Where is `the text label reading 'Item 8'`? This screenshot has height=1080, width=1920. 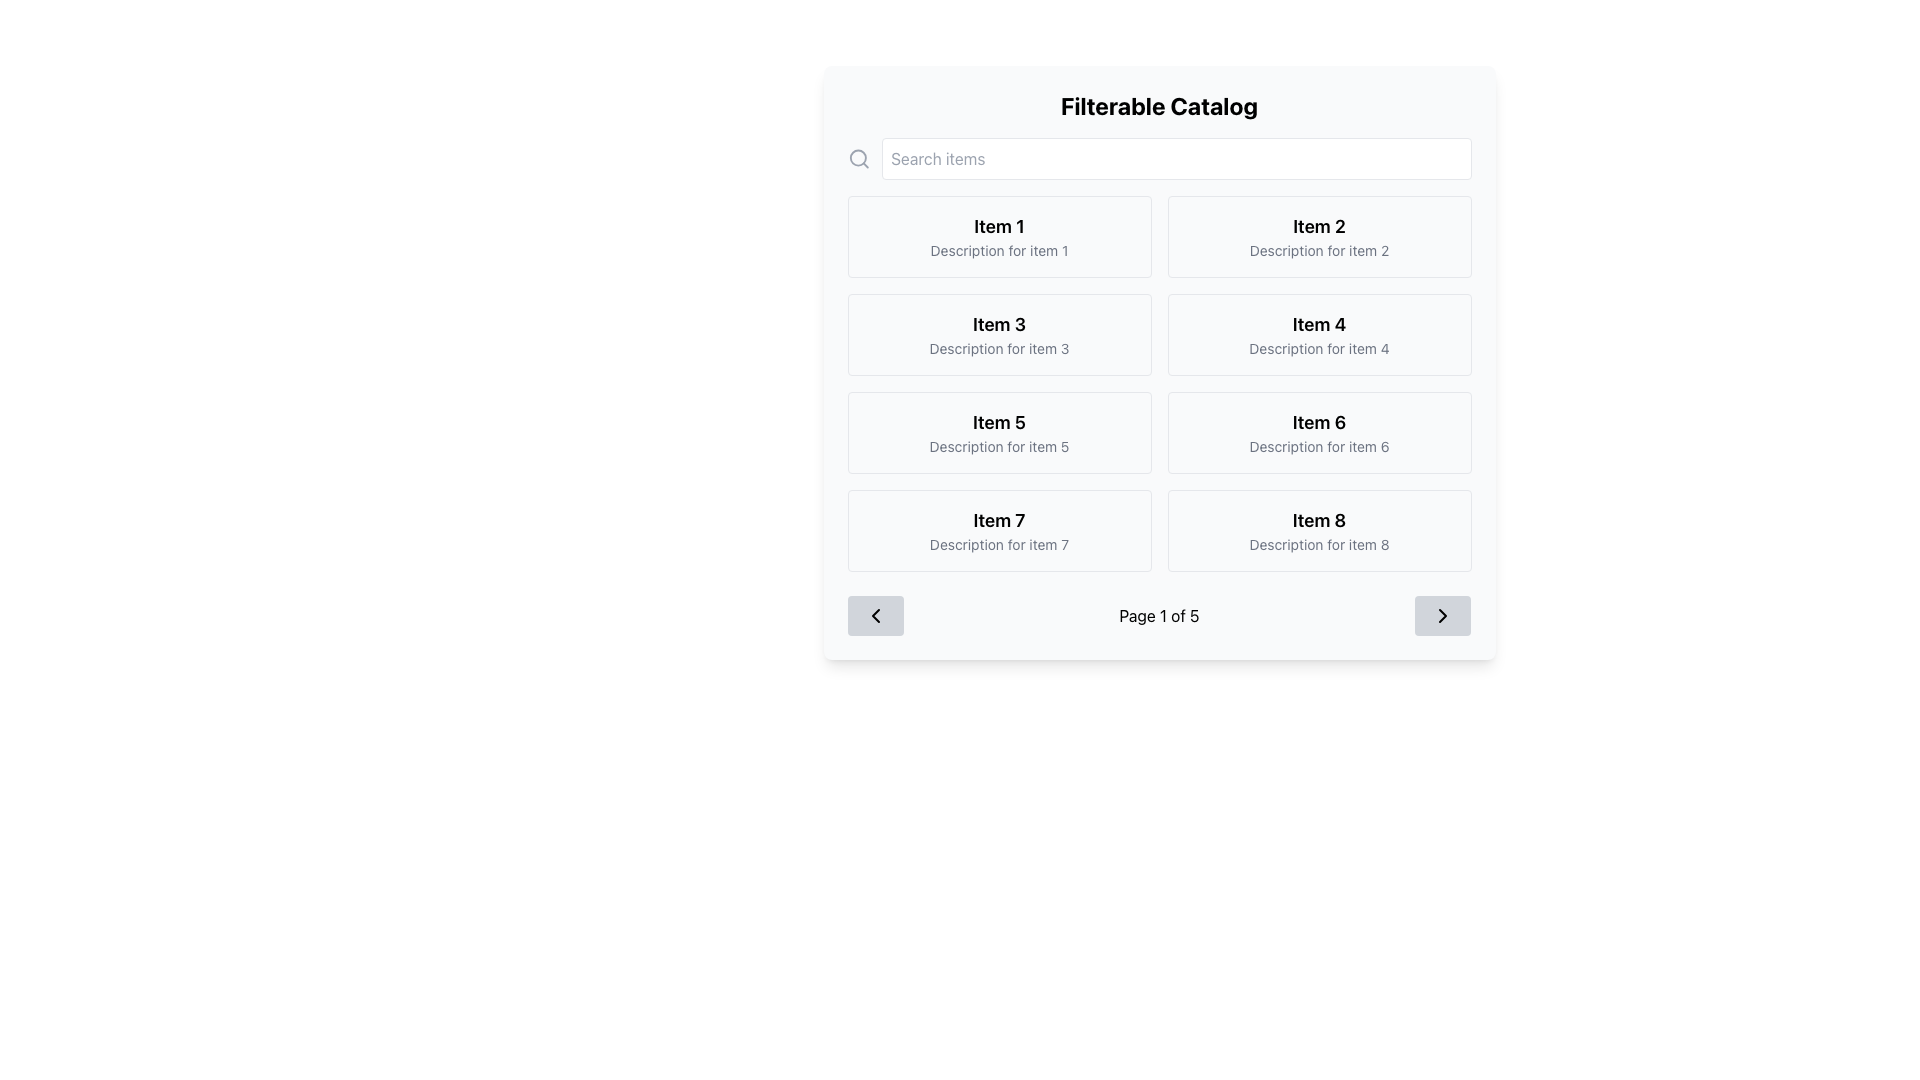
the text label reading 'Item 8' is located at coordinates (1319, 519).